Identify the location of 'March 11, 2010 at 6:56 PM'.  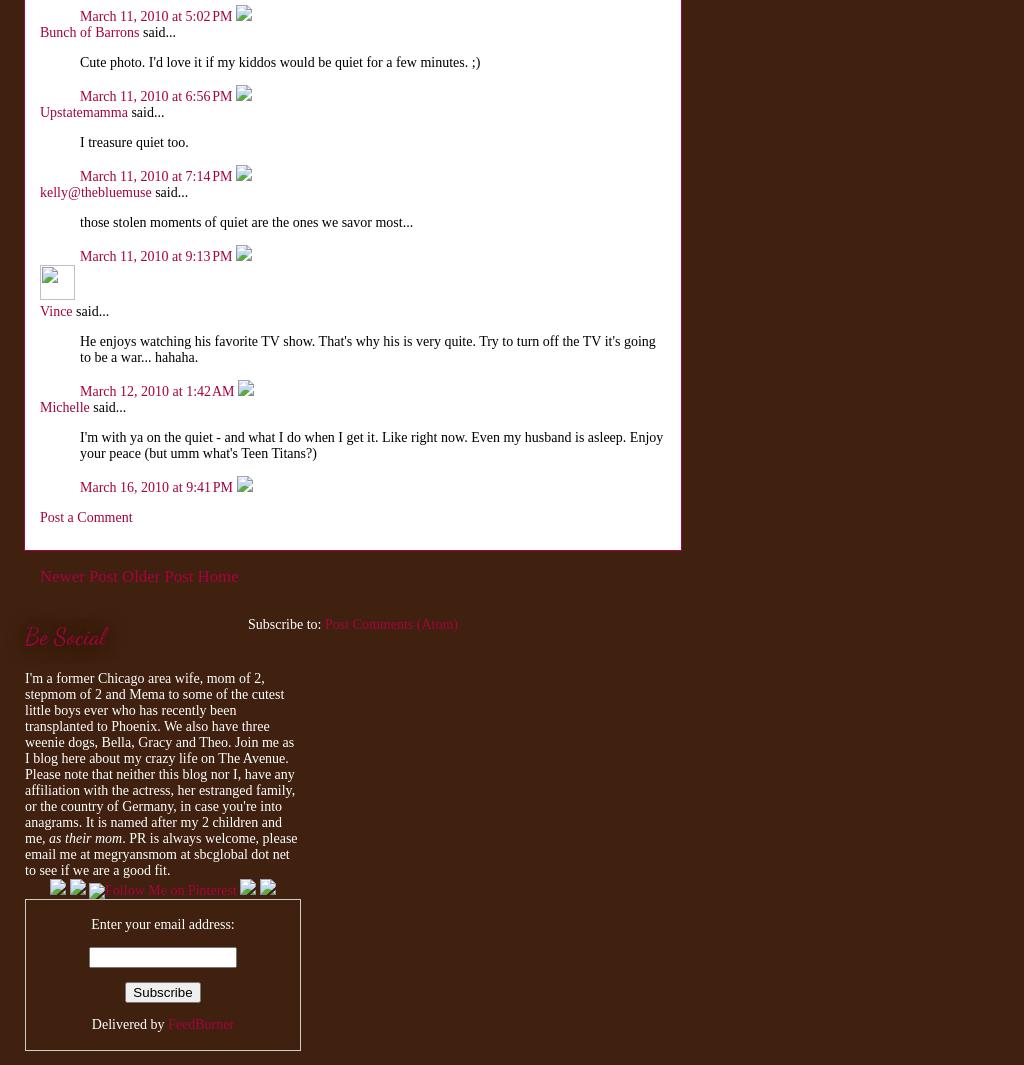
(157, 95).